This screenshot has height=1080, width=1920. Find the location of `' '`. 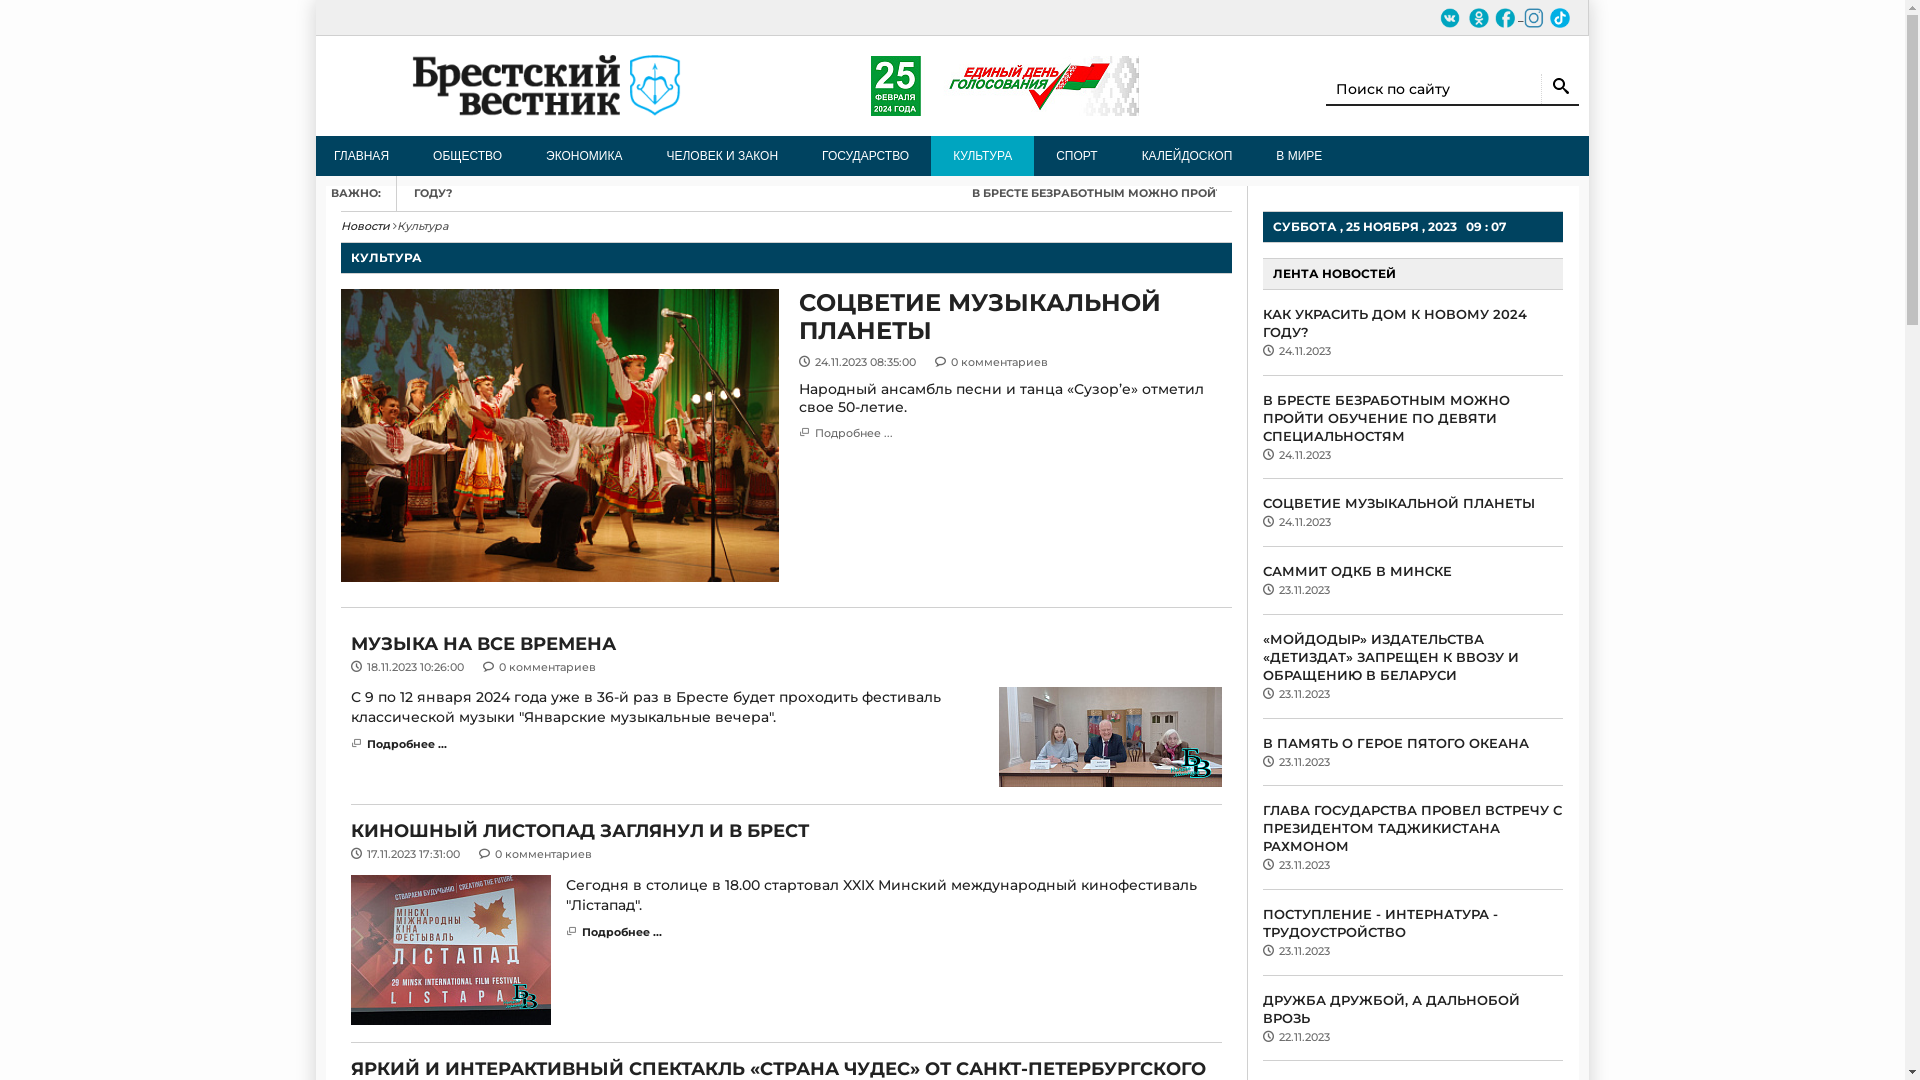

' ' is located at coordinates (1461, 16).